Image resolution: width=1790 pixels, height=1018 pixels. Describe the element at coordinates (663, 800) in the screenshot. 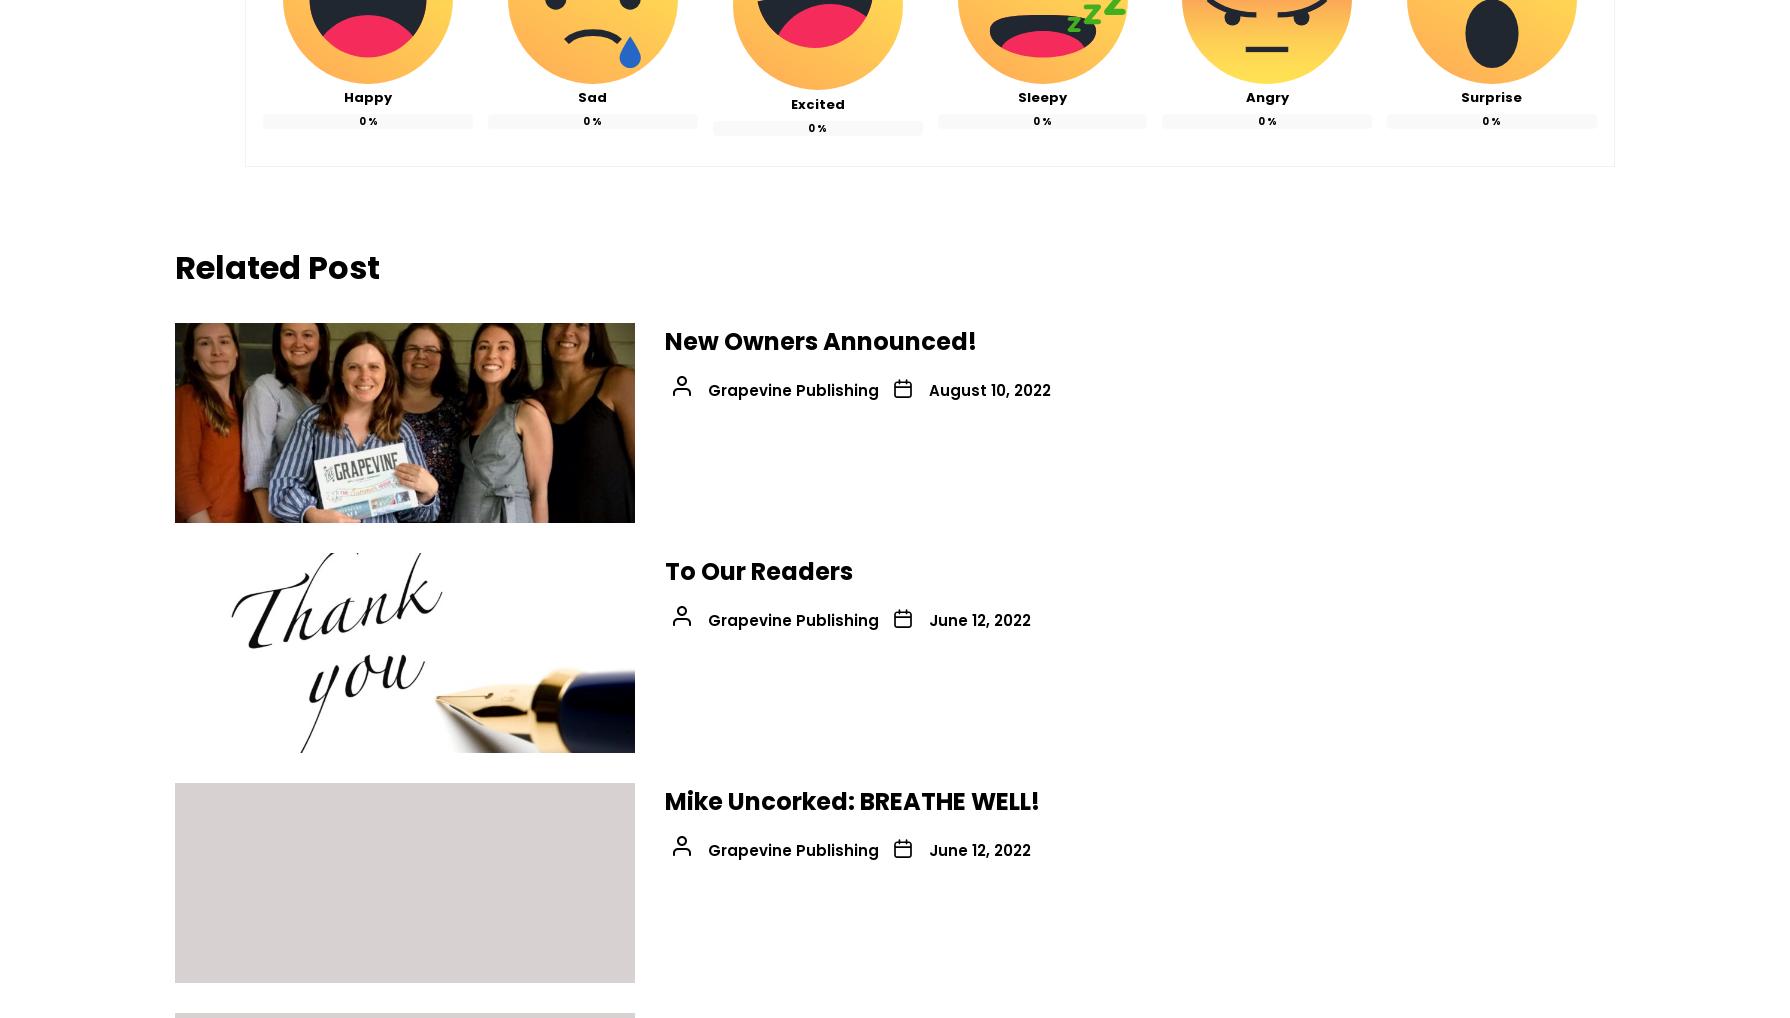

I see `'Mike Uncorked: BREATHE WELL!'` at that location.